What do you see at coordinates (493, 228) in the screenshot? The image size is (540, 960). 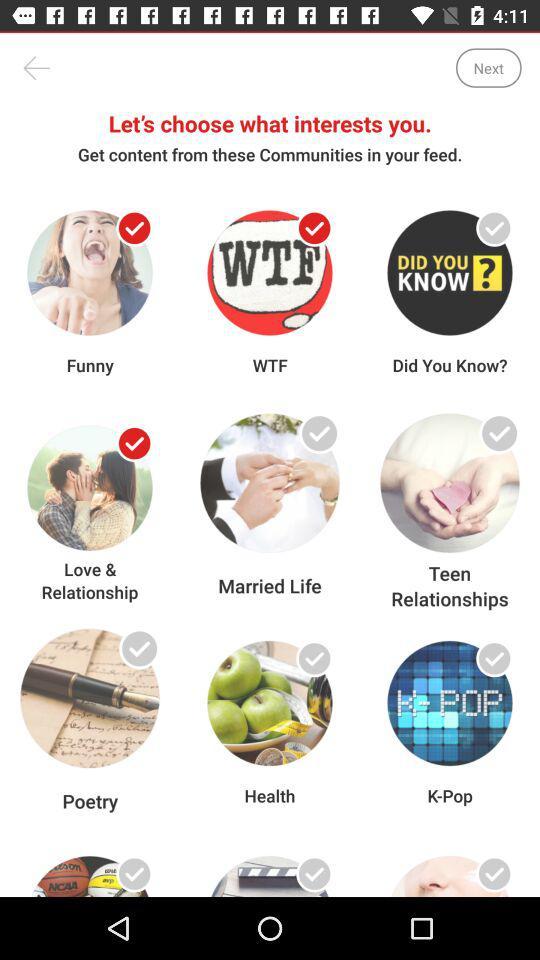 I see `go do sealet` at bounding box center [493, 228].